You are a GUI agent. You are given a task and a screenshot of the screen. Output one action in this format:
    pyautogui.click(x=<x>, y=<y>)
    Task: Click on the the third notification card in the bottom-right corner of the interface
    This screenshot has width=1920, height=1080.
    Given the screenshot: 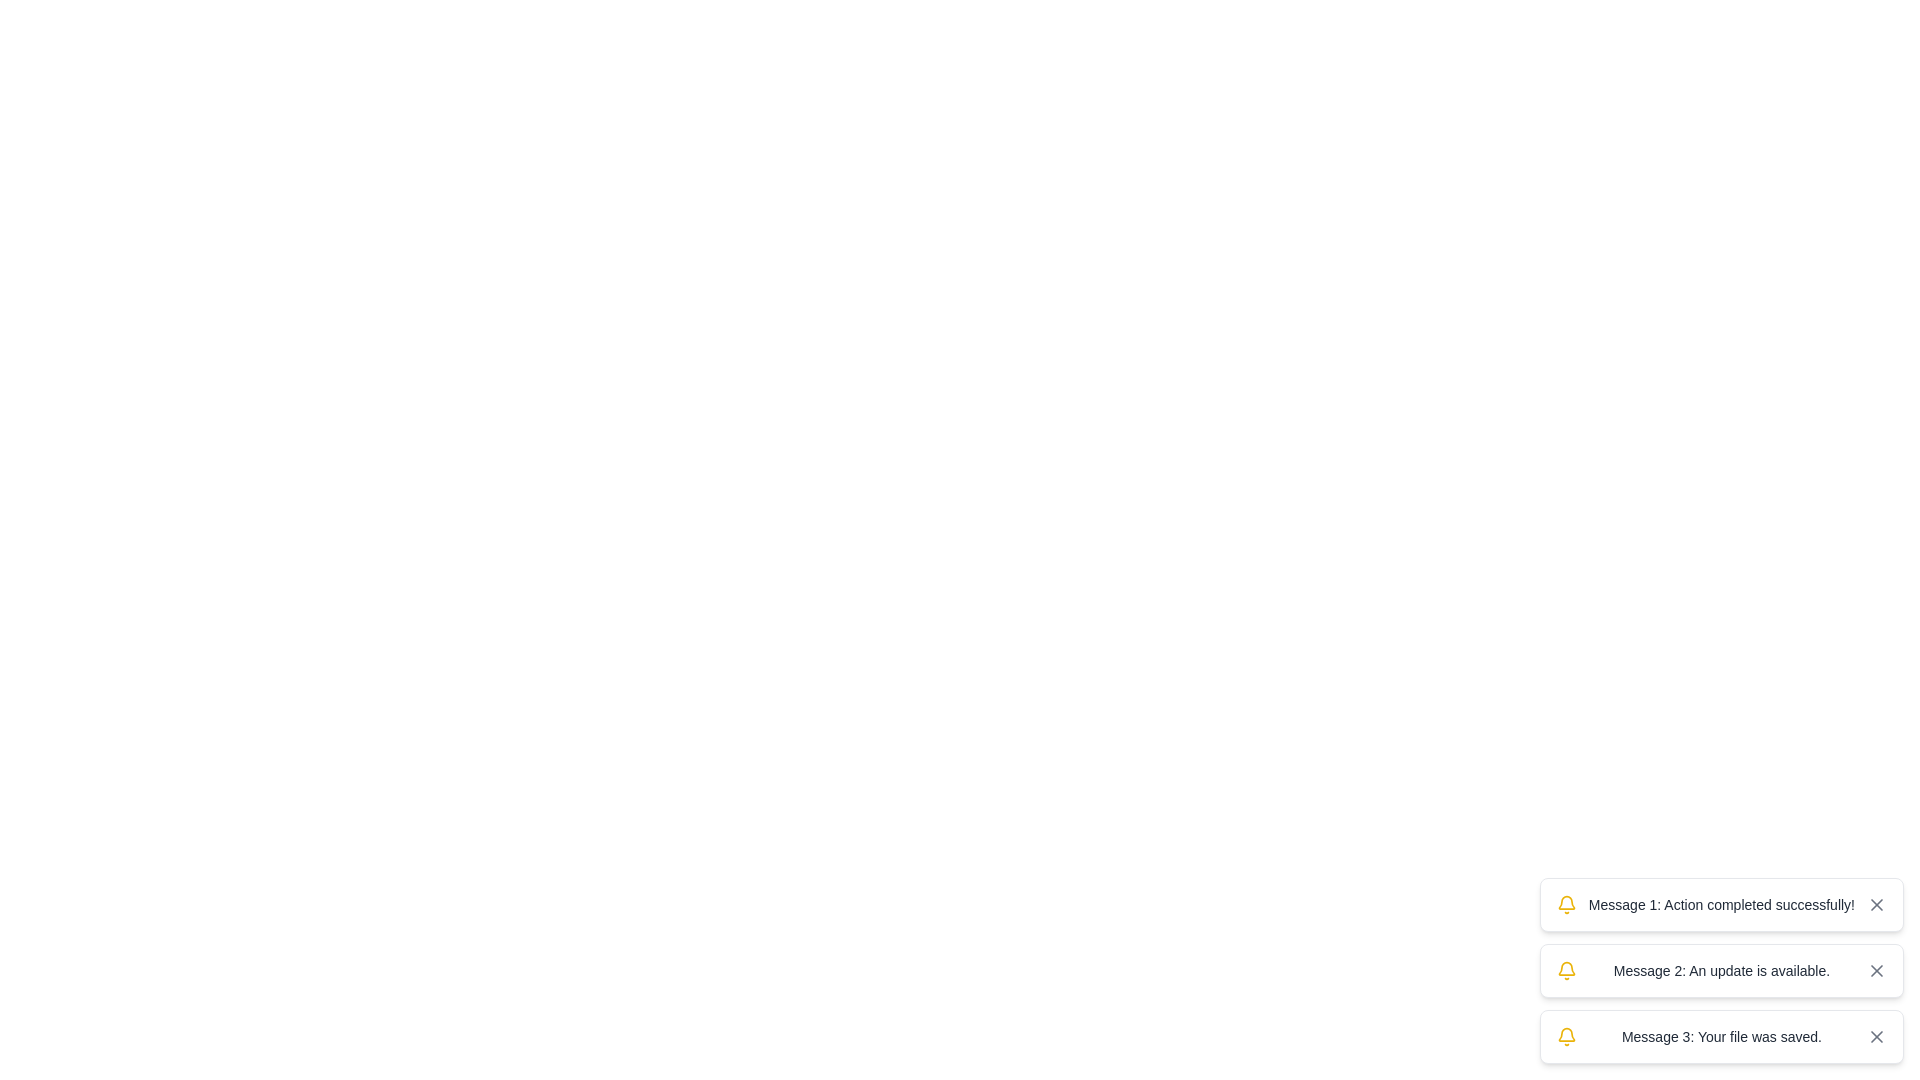 What is the action you would take?
    pyautogui.click(x=1720, y=1036)
    